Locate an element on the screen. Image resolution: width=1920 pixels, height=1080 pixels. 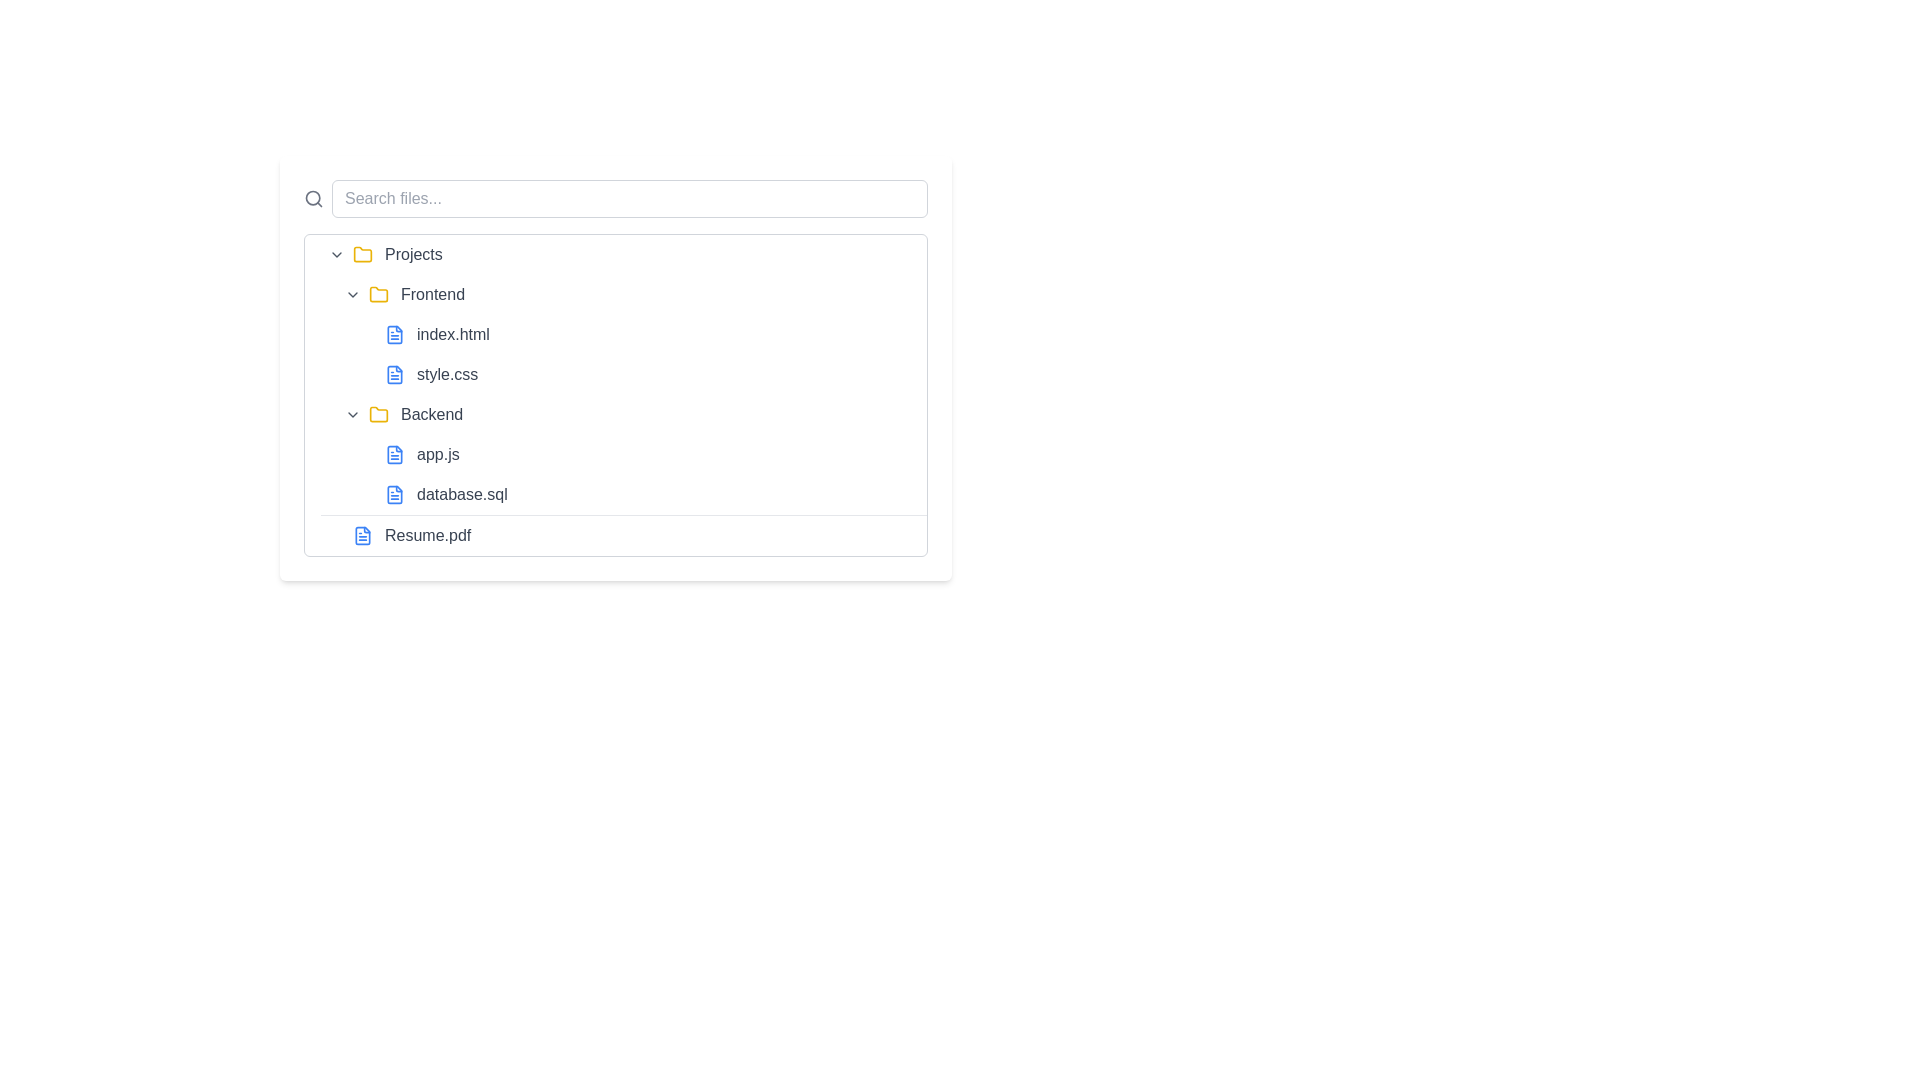
the yellow folder icon representing a folder in the file system, located to the left of the 'Backend' text in the Projects category is located at coordinates (379, 414).